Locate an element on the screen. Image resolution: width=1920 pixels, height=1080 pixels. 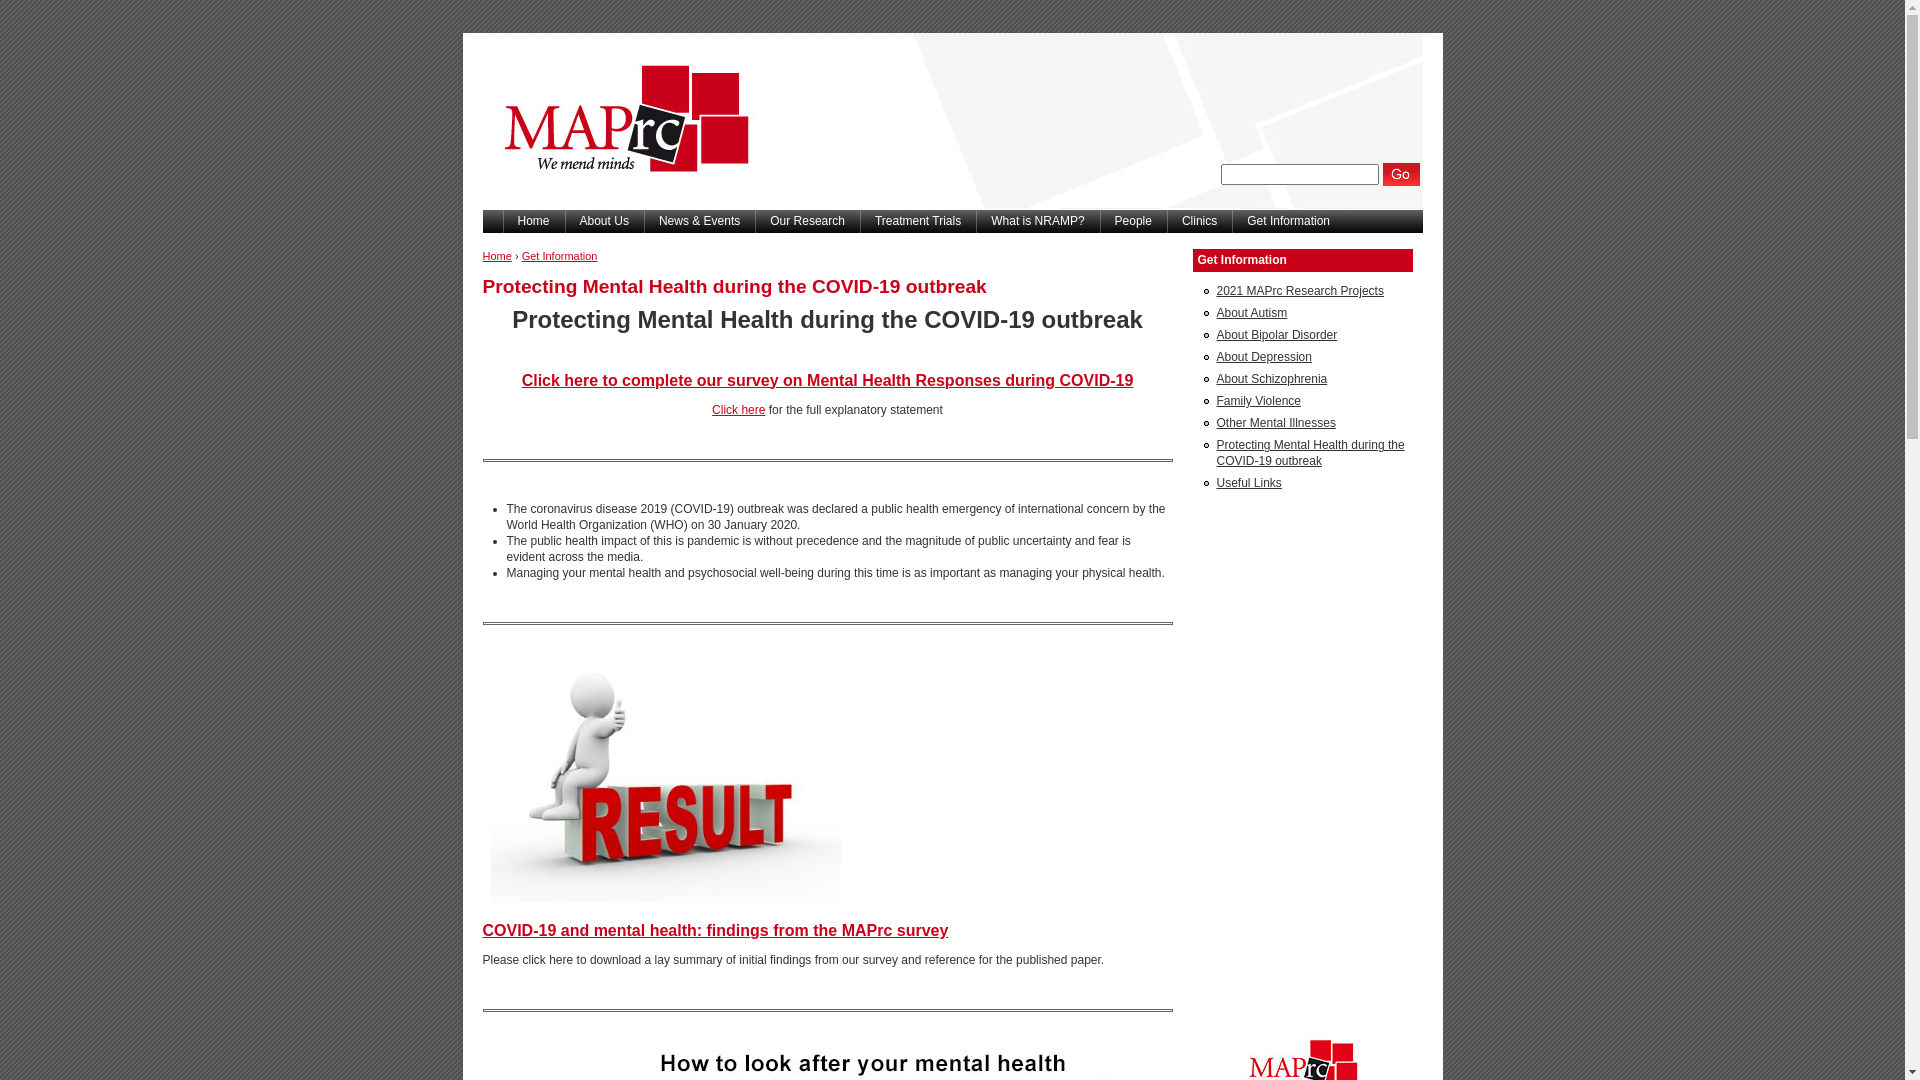
'Click here' is located at coordinates (737, 408).